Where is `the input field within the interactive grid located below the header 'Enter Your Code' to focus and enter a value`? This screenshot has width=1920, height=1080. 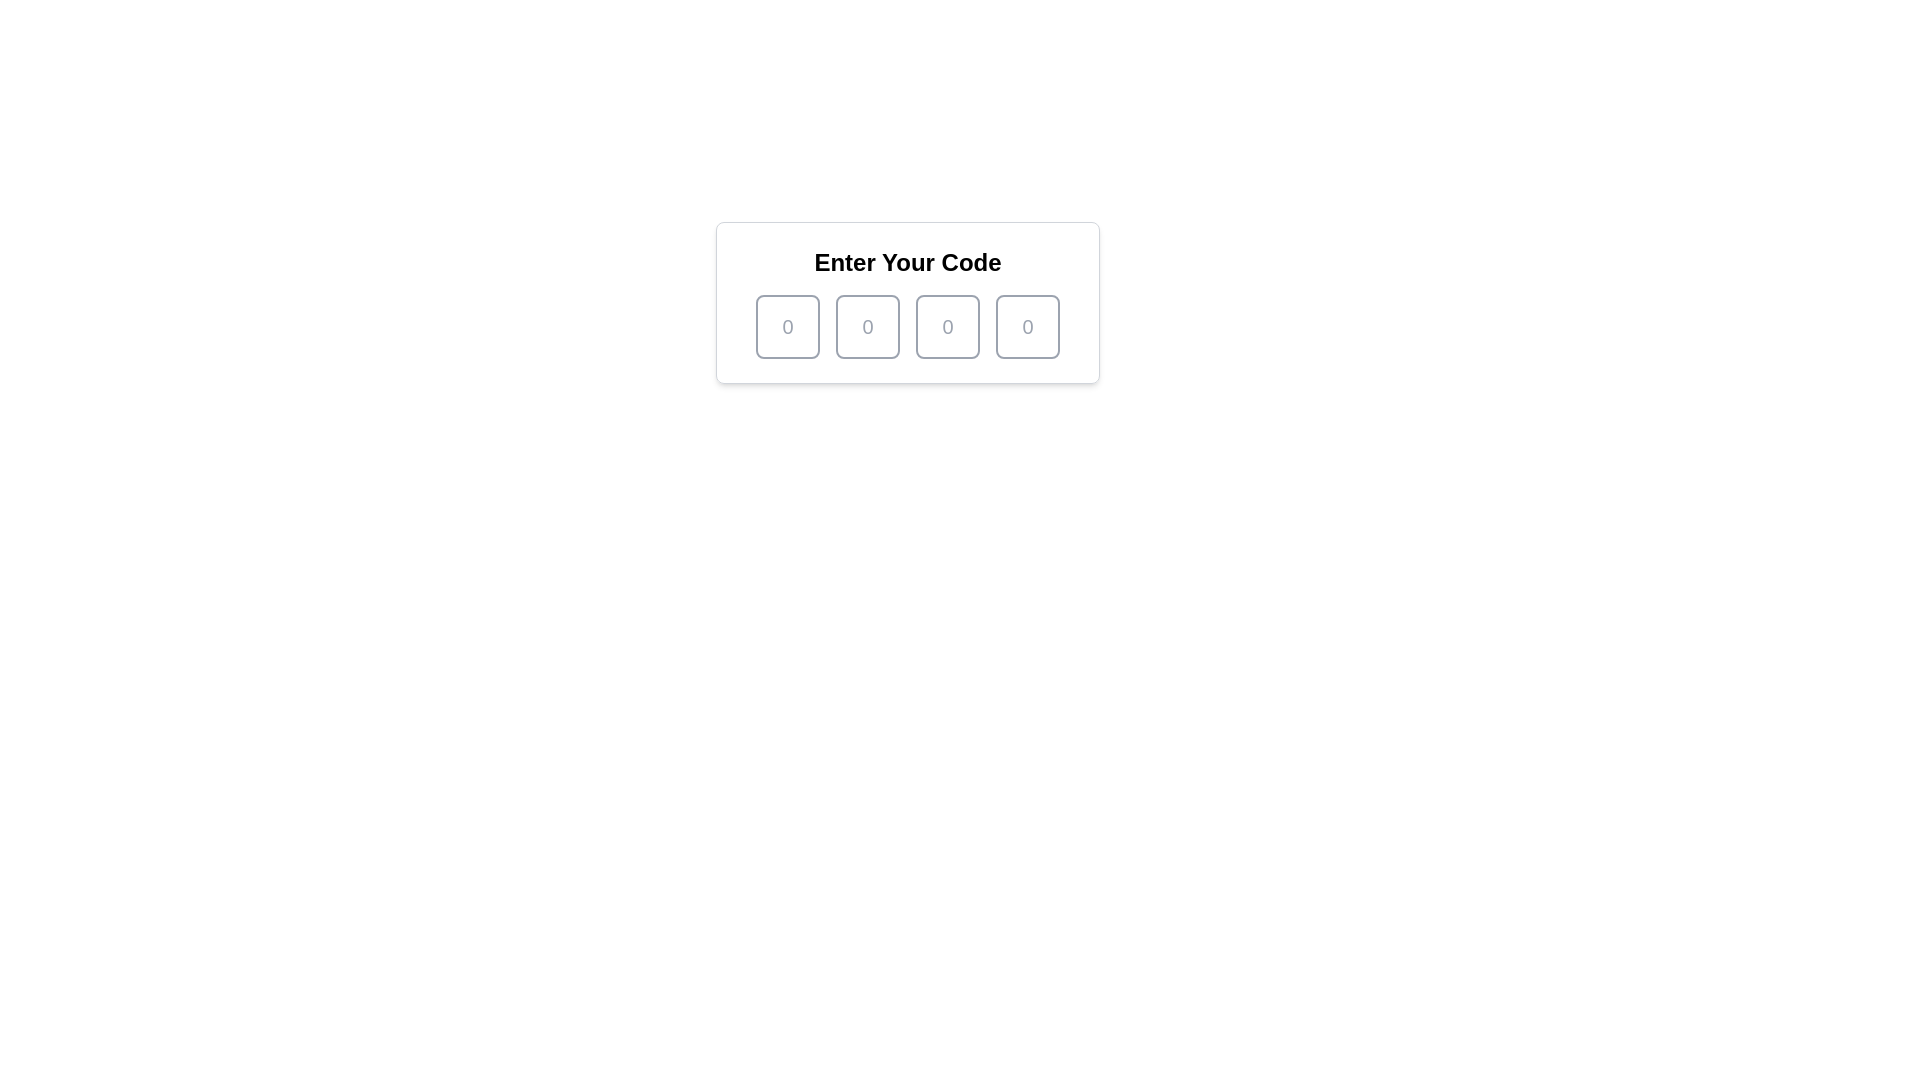
the input field within the interactive grid located below the header 'Enter Your Code' to focus and enter a value is located at coordinates (906, 326).